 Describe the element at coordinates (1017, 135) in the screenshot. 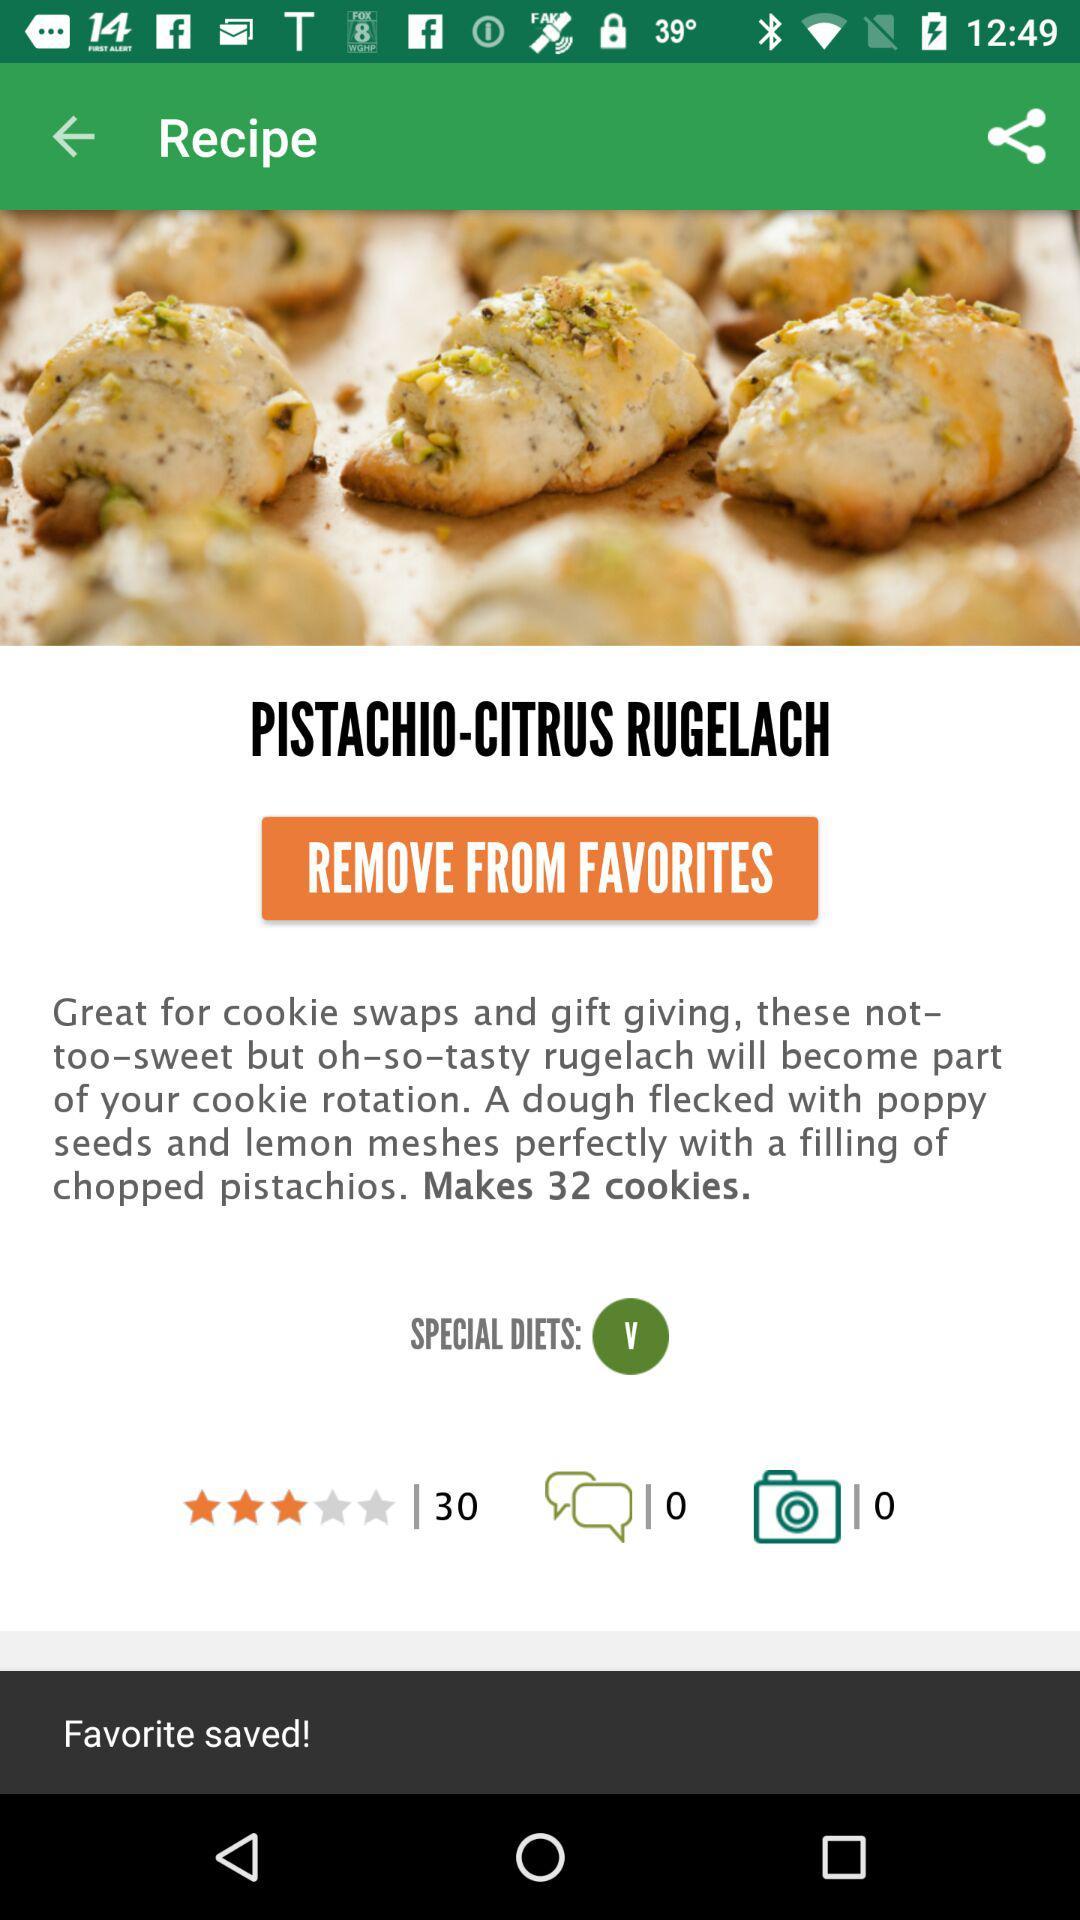

I see `item above pistachio-citrus rugelach item` at that location.